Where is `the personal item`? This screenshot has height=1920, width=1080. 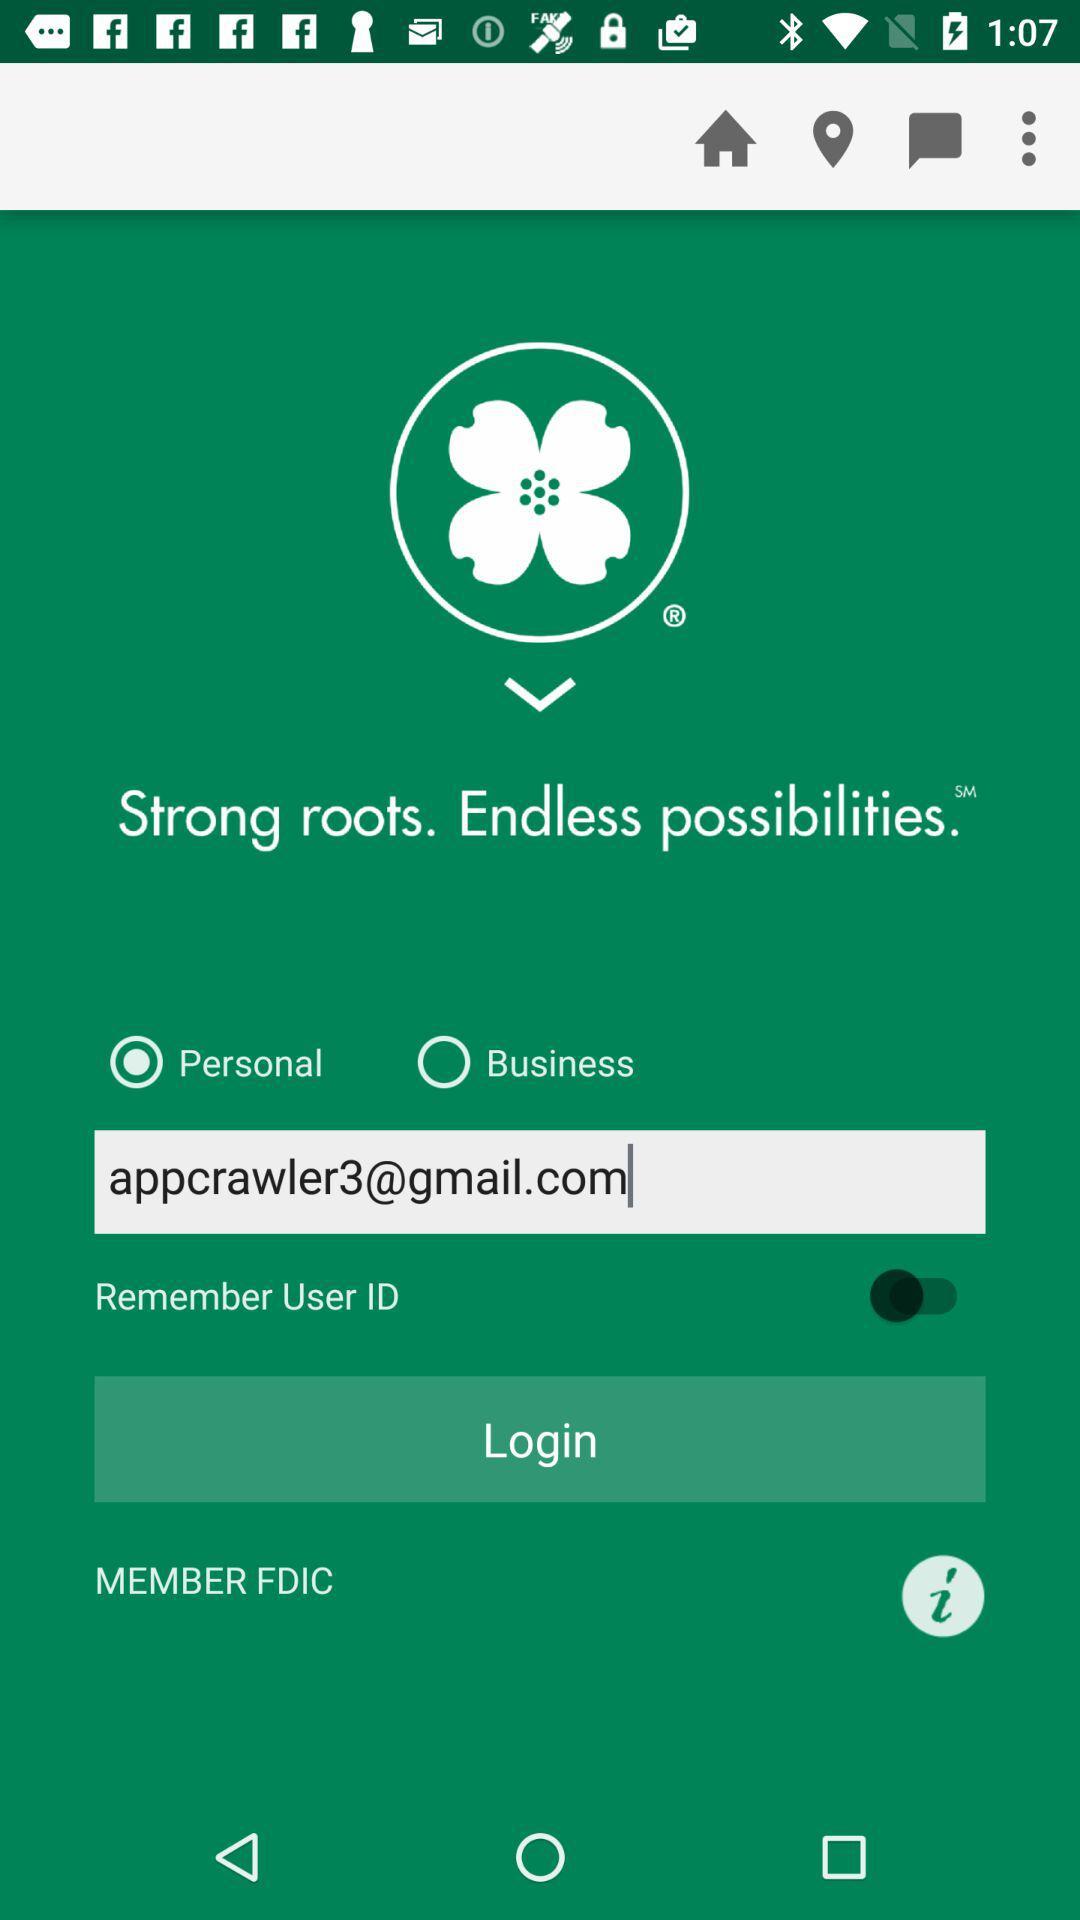 the personal item is located at coordinates (208, 1060).